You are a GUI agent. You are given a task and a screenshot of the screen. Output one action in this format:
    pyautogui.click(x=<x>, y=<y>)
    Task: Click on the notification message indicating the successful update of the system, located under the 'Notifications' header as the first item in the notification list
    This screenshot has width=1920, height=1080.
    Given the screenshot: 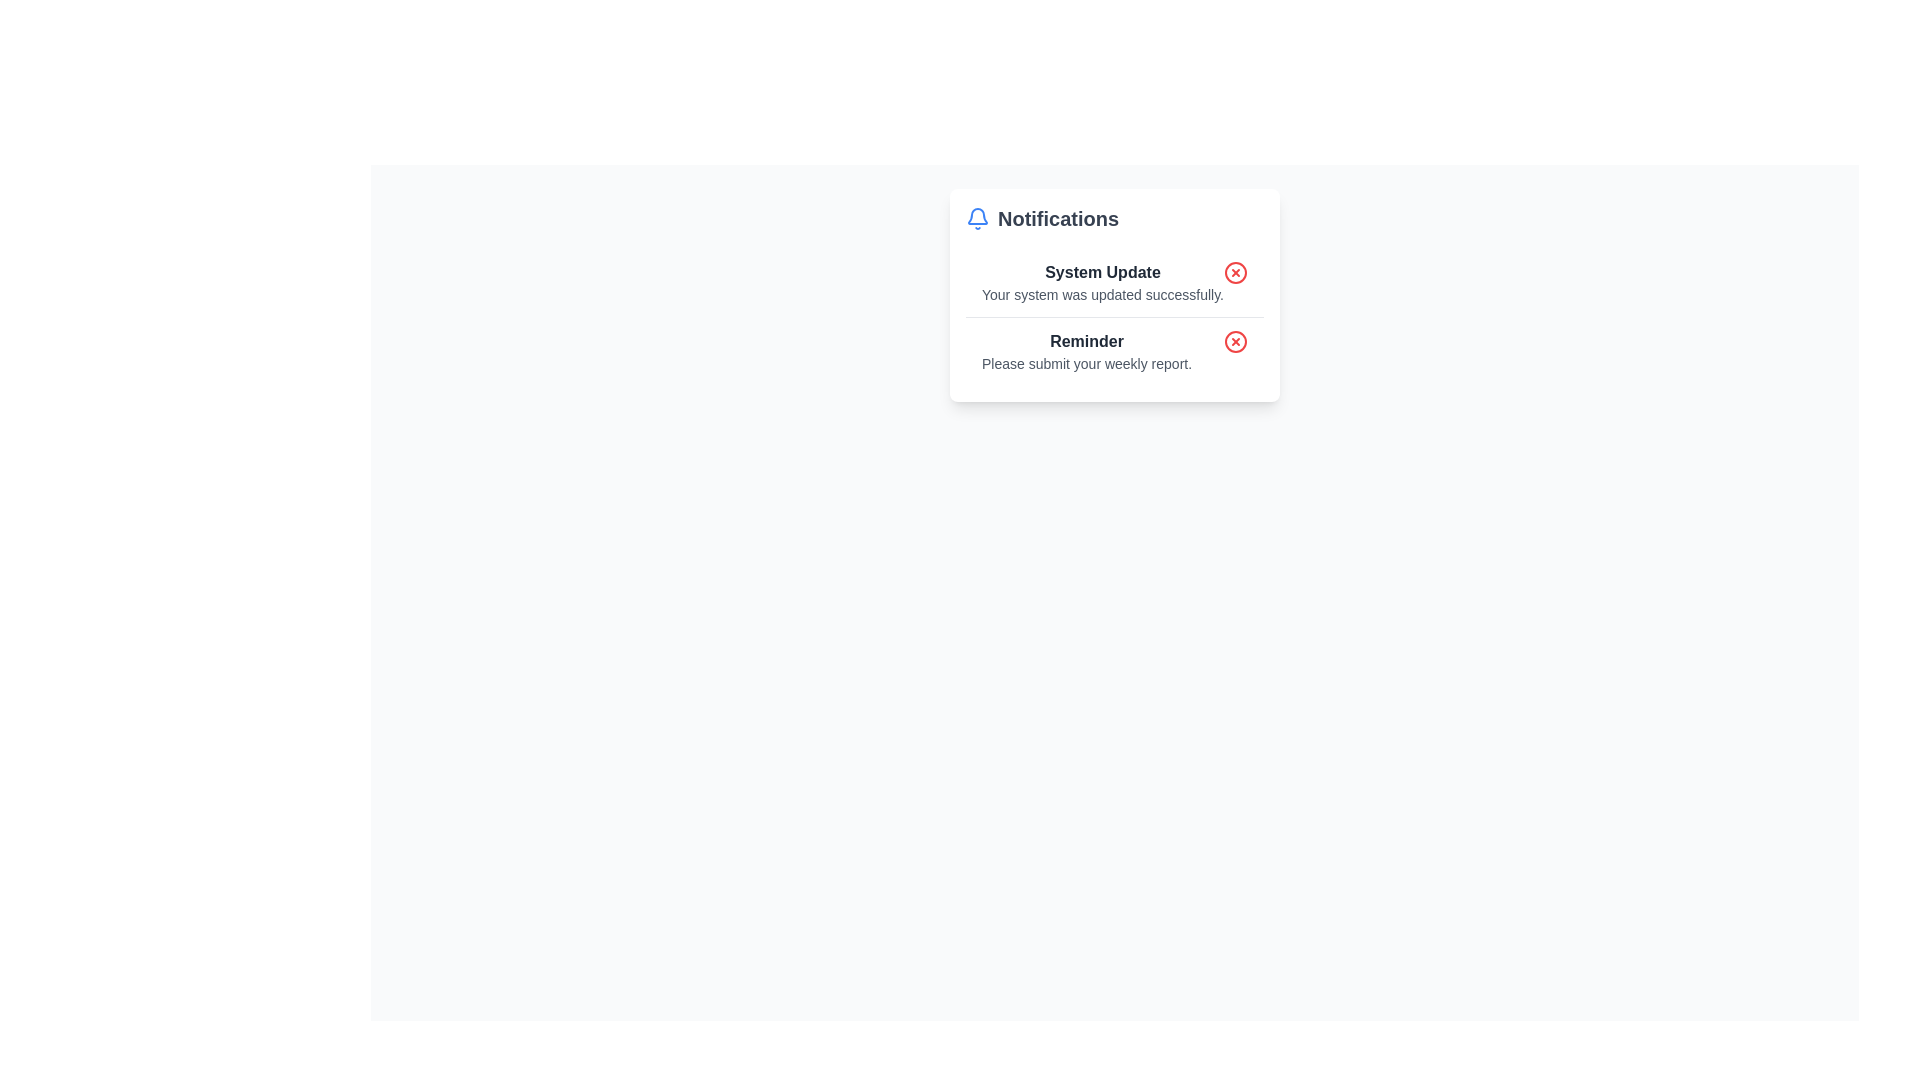 What is the action you would take?
    pyautogui.click(x=1102, y=282)
    